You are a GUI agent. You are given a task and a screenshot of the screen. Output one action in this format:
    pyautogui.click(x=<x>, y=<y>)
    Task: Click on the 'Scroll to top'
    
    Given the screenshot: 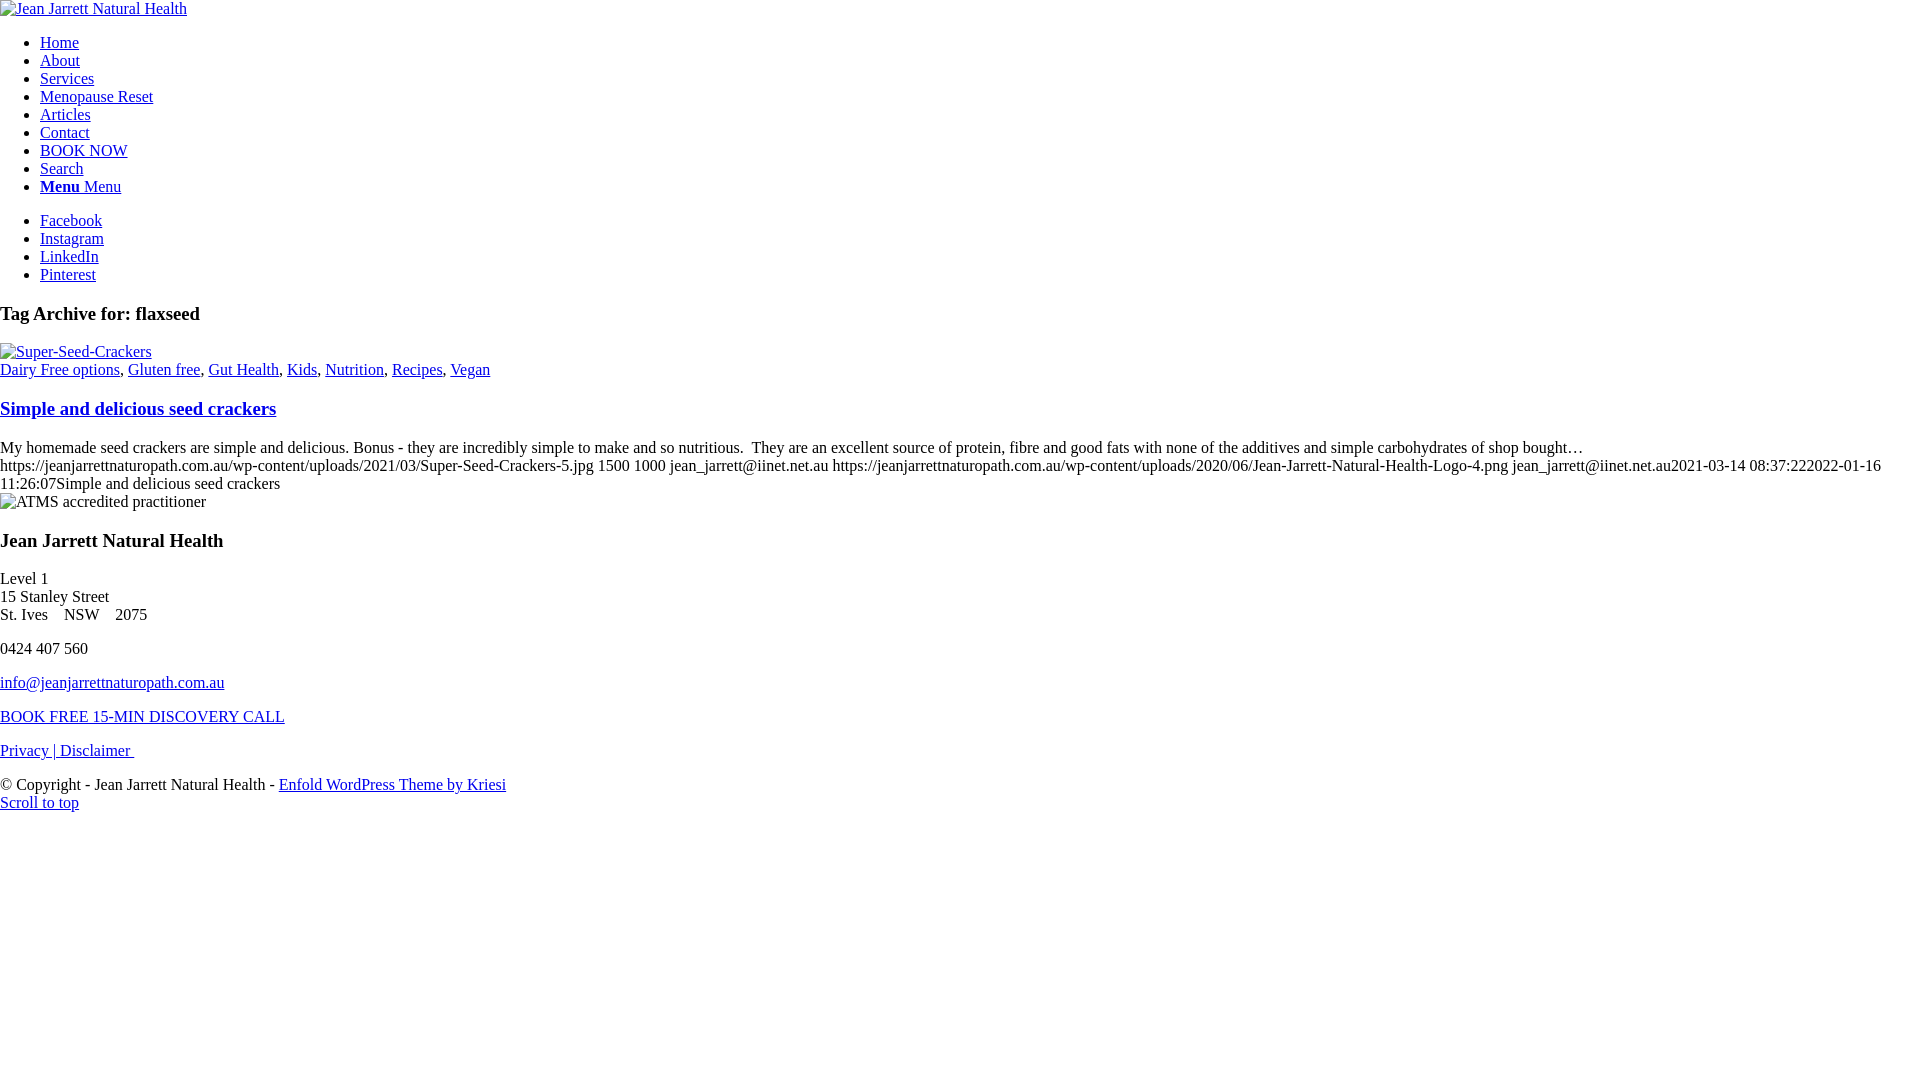 What is the action you would take?
    pyautogui.click(x=39, y=801)
    